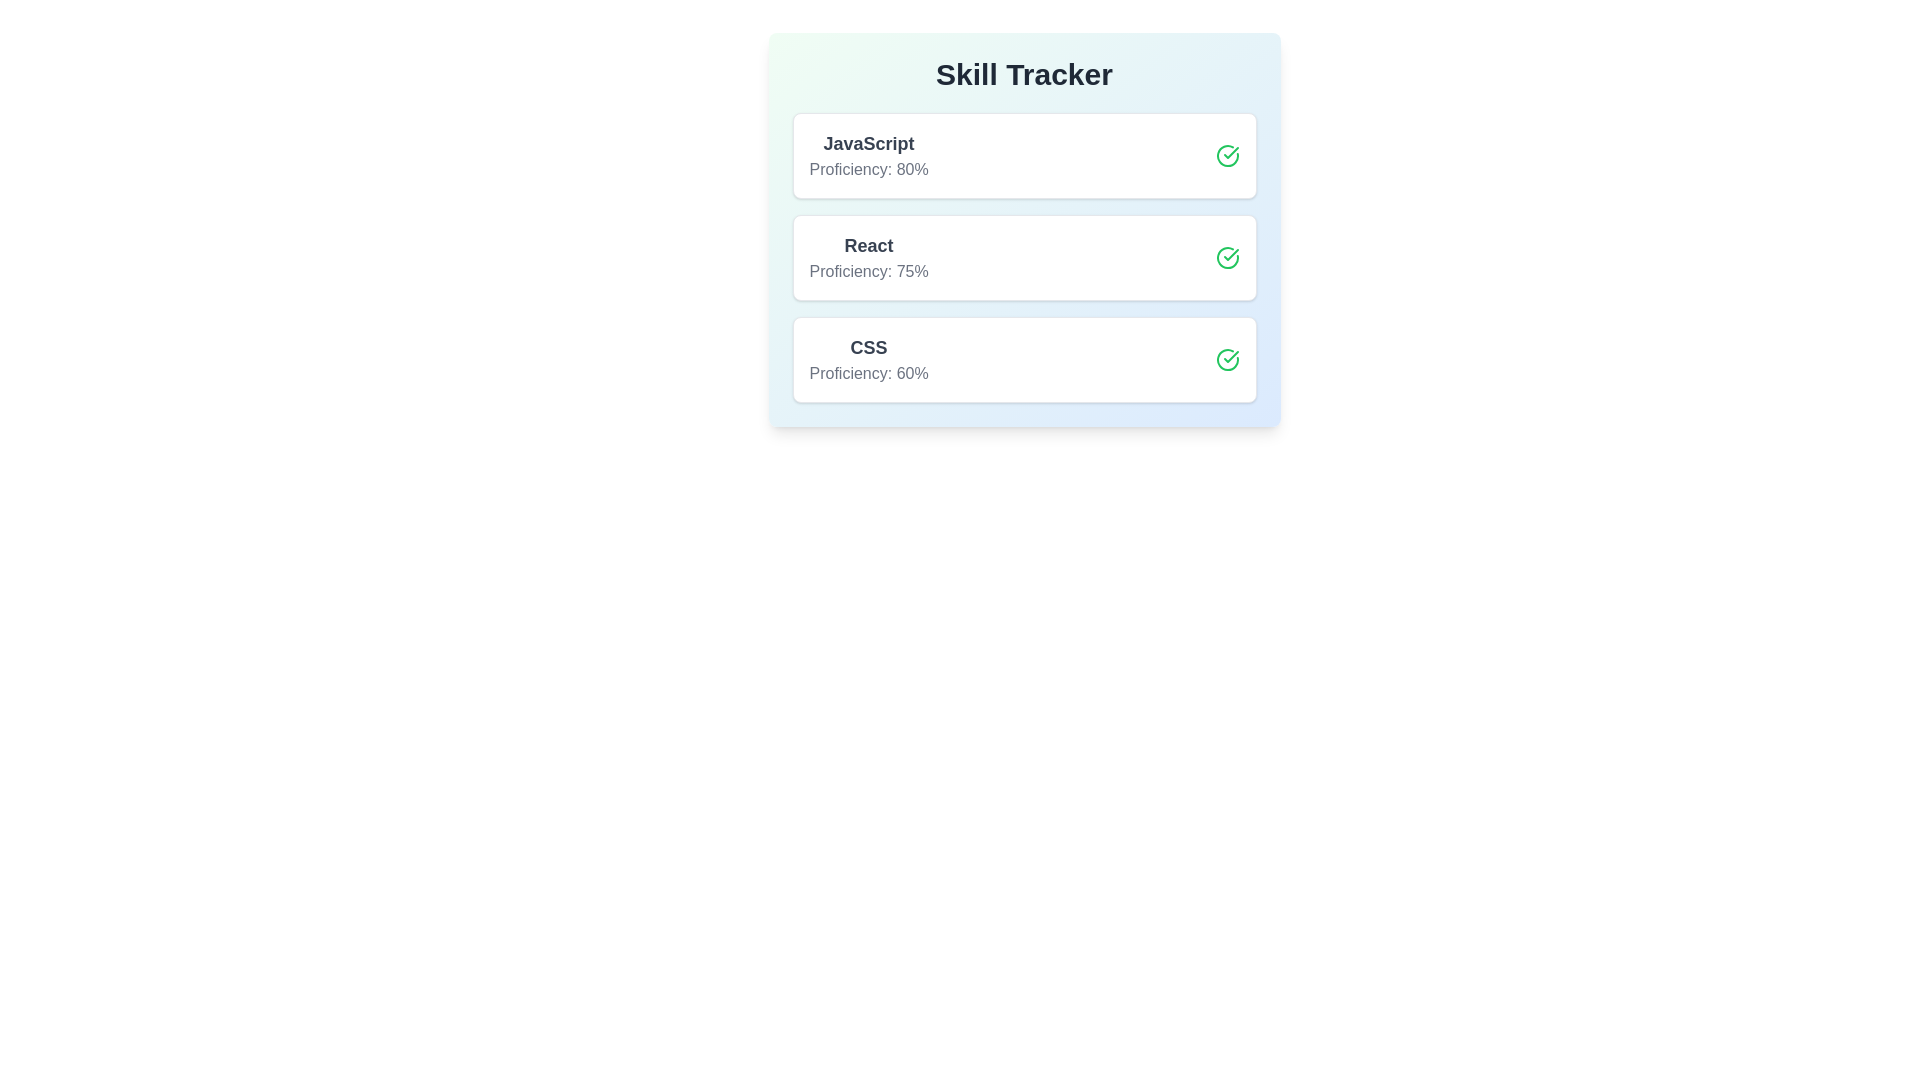 The width and height of the screenshot is (1920, 1080). What do you see at coordinates (1024, 154) in the screenshot?
I see `the skill item corresponding to JavaScript` at bounding box center [1024, 154].